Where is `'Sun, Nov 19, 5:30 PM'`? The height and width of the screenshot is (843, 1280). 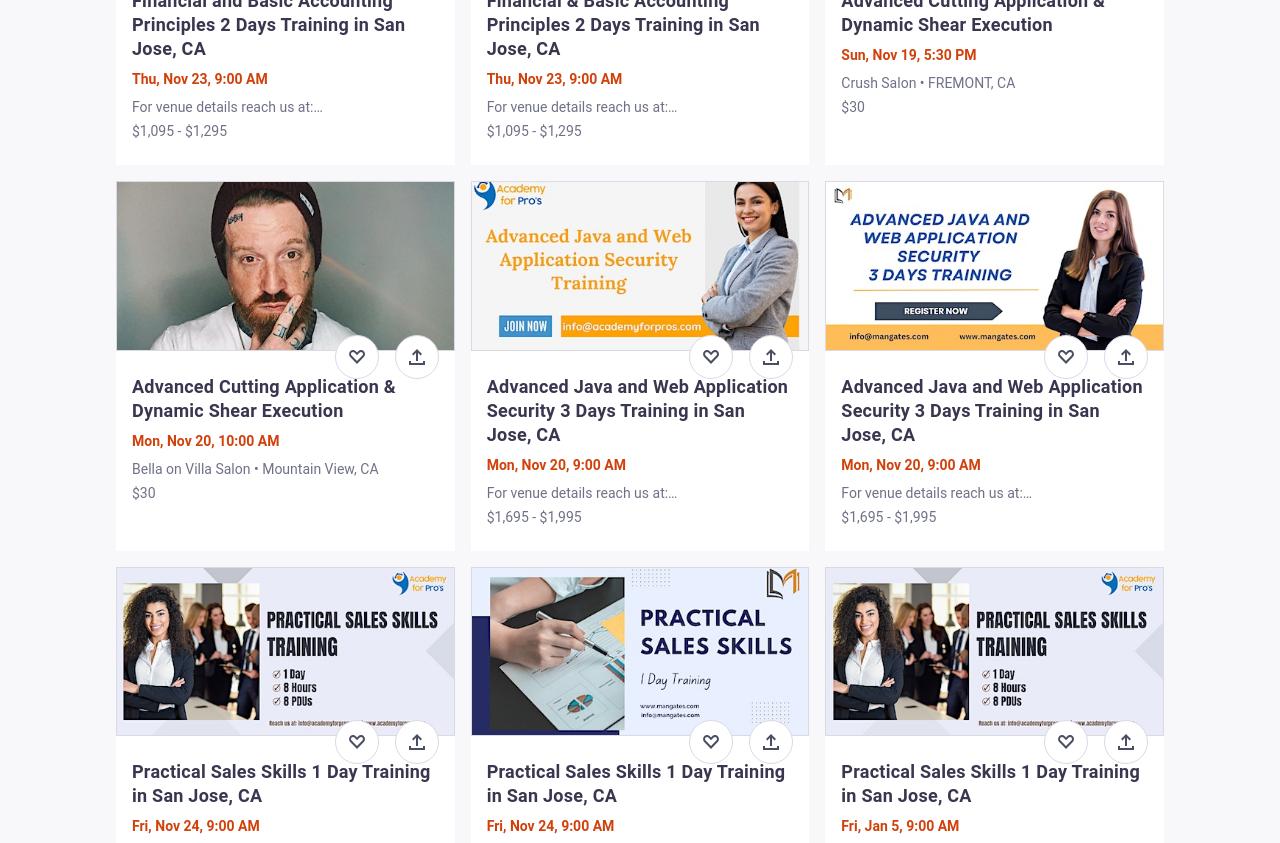
'Sun, Nov 19, 5:30 PM' is located at coordinates (907, 53).